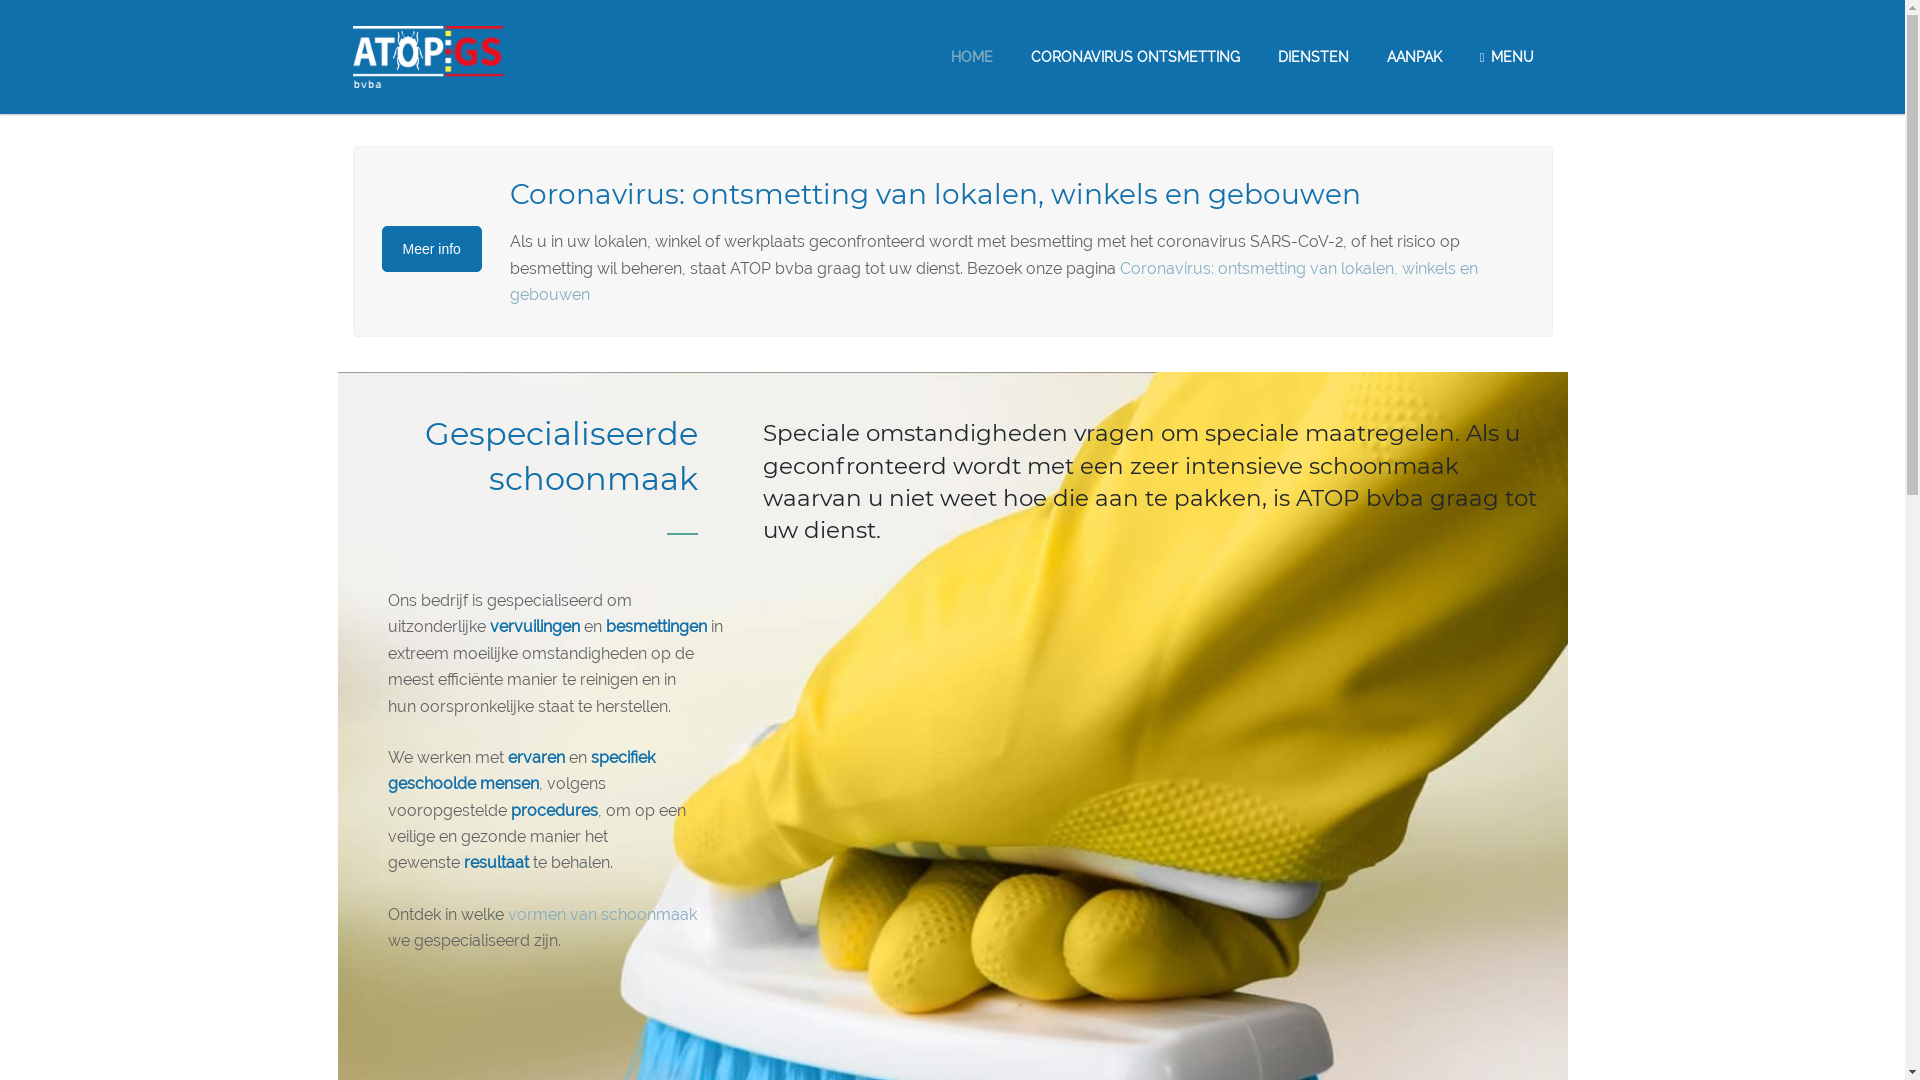  Describe the element at coordinates (1313, 56) in the screenshot. I see `'DIENSTEN'` at that location.